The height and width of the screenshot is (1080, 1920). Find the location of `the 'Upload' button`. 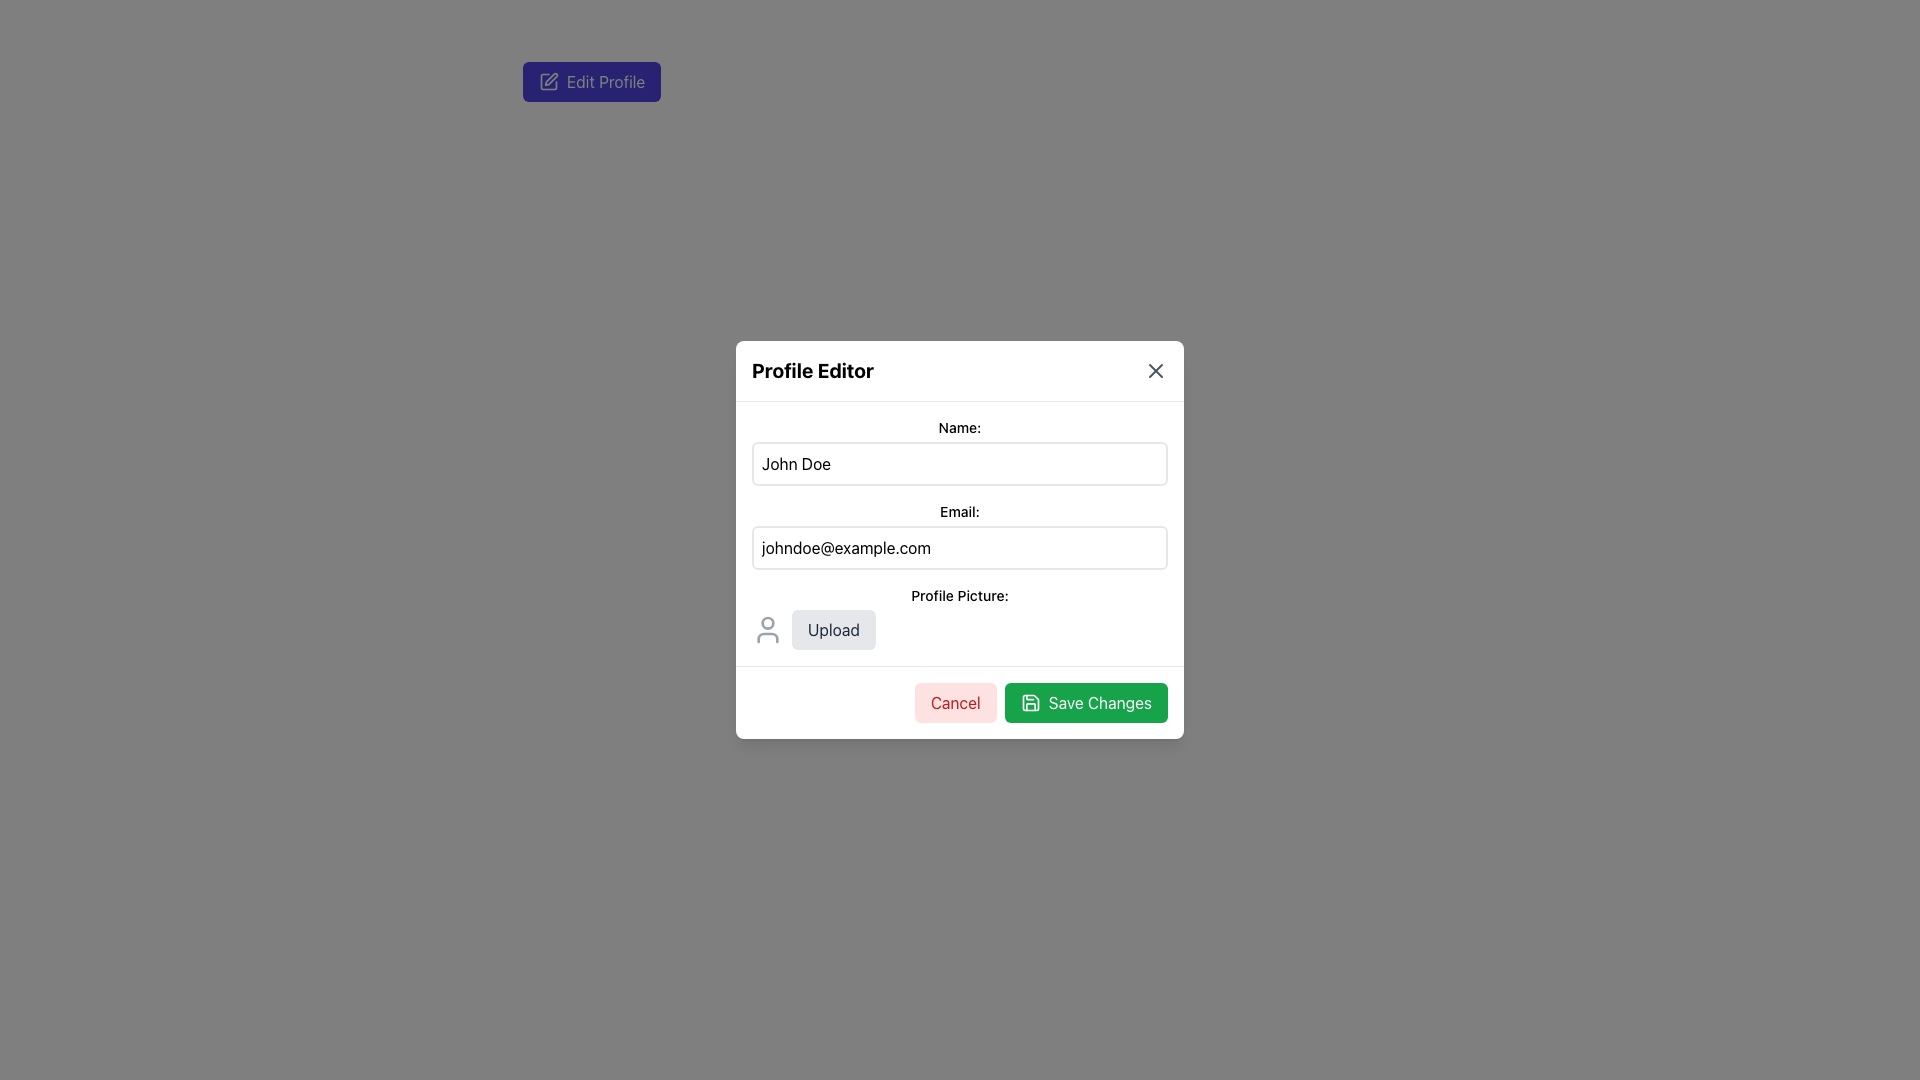

the 'Upload' button is located at coordinates (833, 628).